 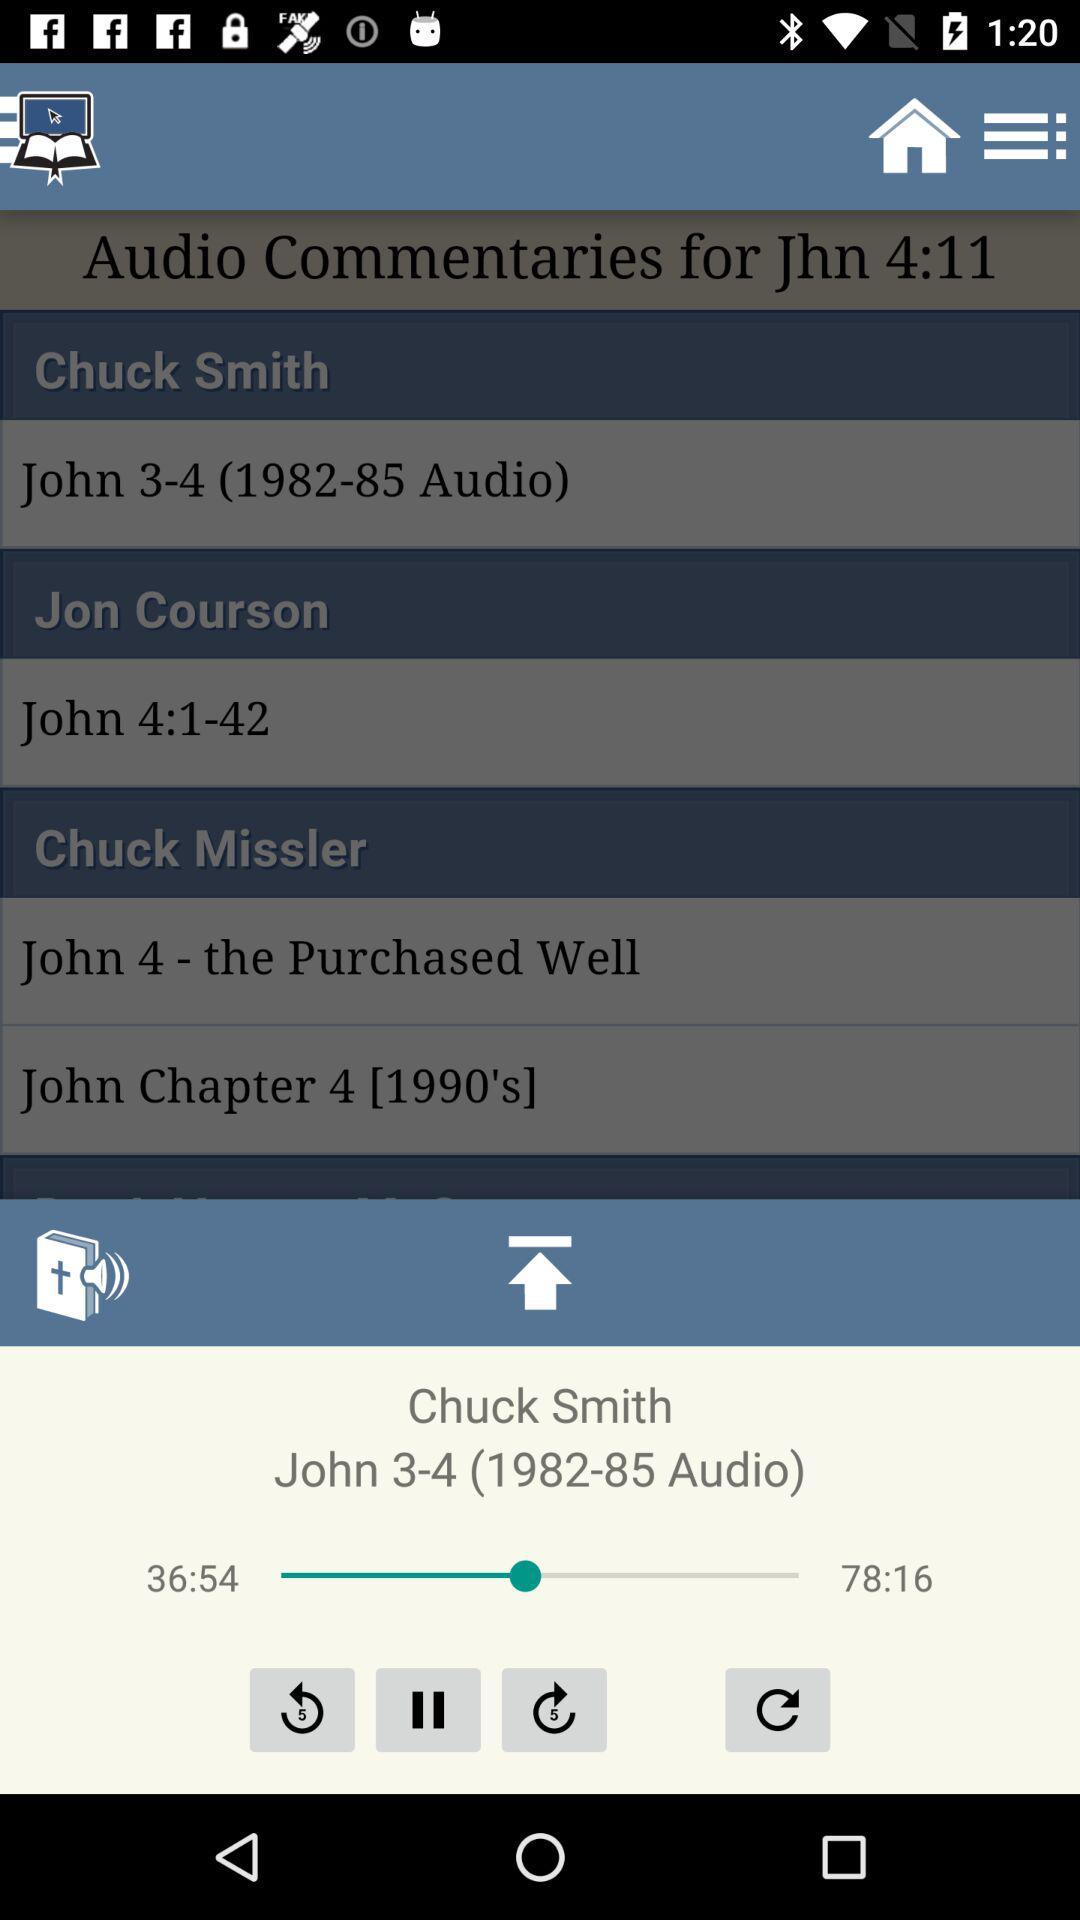 What do you see at coordinates (554, 1708) in the screenshot?
I see `the av_forward icon` at bounding box center [554, 1708].